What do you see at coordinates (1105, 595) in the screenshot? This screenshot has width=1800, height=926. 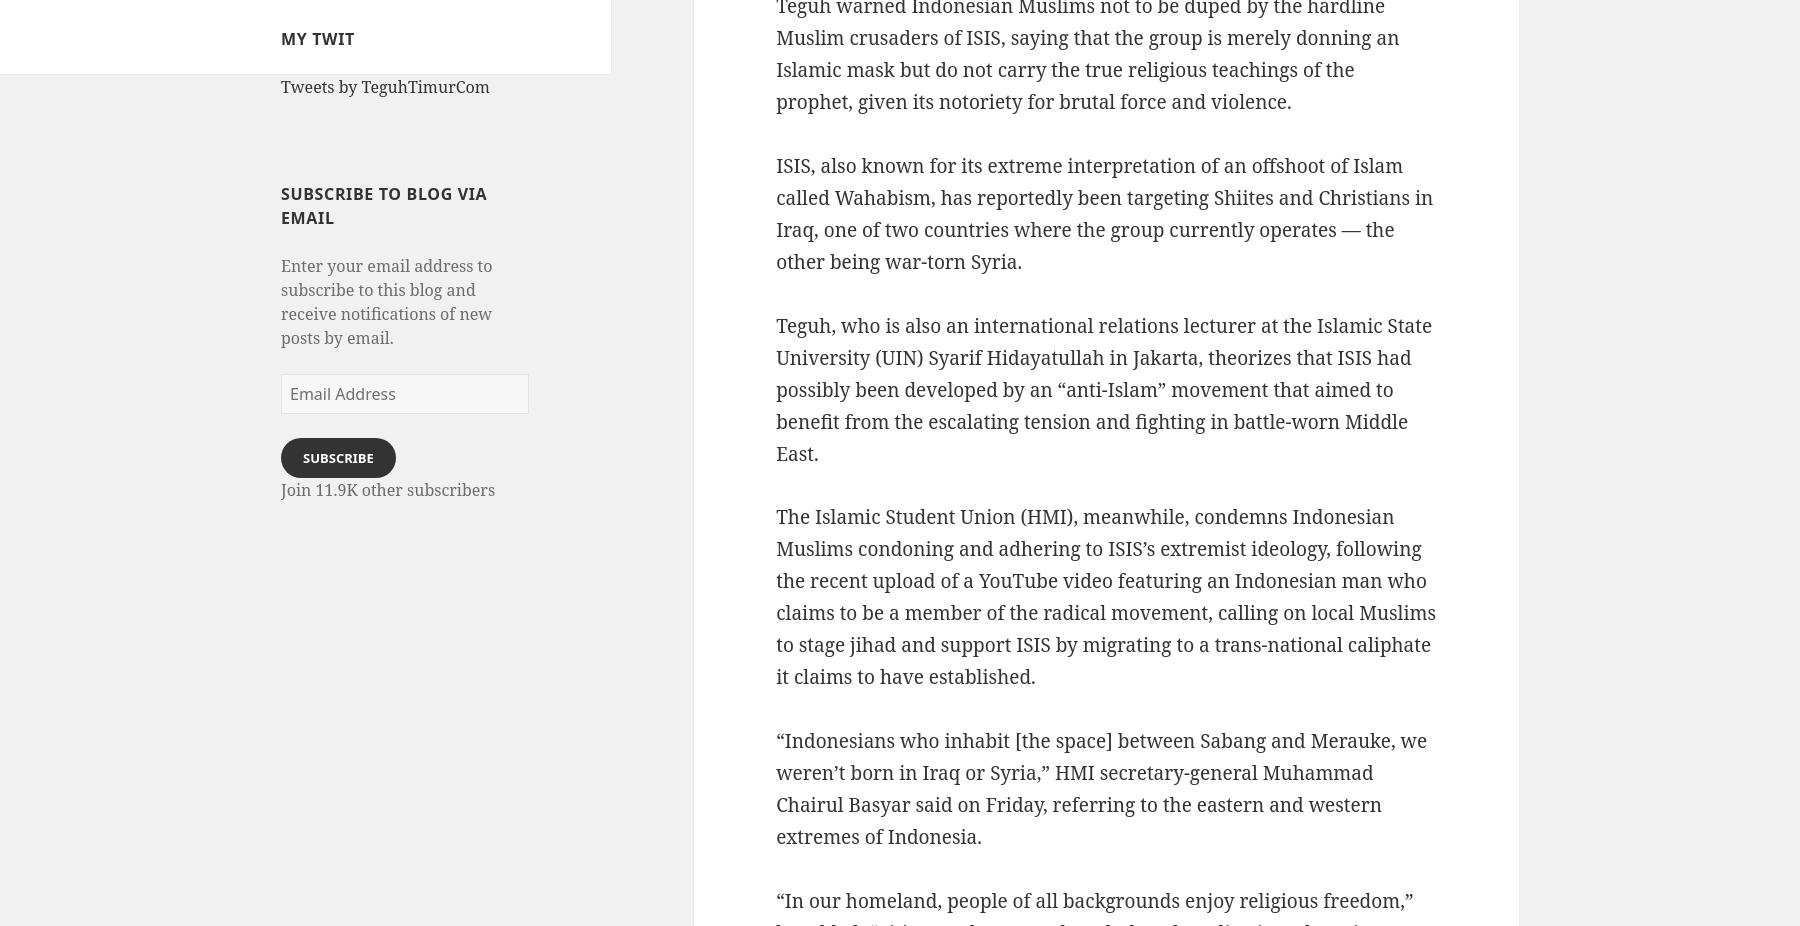 I see `'The Islamic Student Union (HMI), meanwhile, condemns Indonesian Muslims condoning and adhering to ISIS’s extremist ideology, following the recent upload of a YouTube video featuring an Indonesian man who claims to be a member of the radical movement, calling on local Muslims to stage jihad and support ISIS by migrating to a trans-national caliphate it claims to have established.'` at bounding box center [1105, 595].